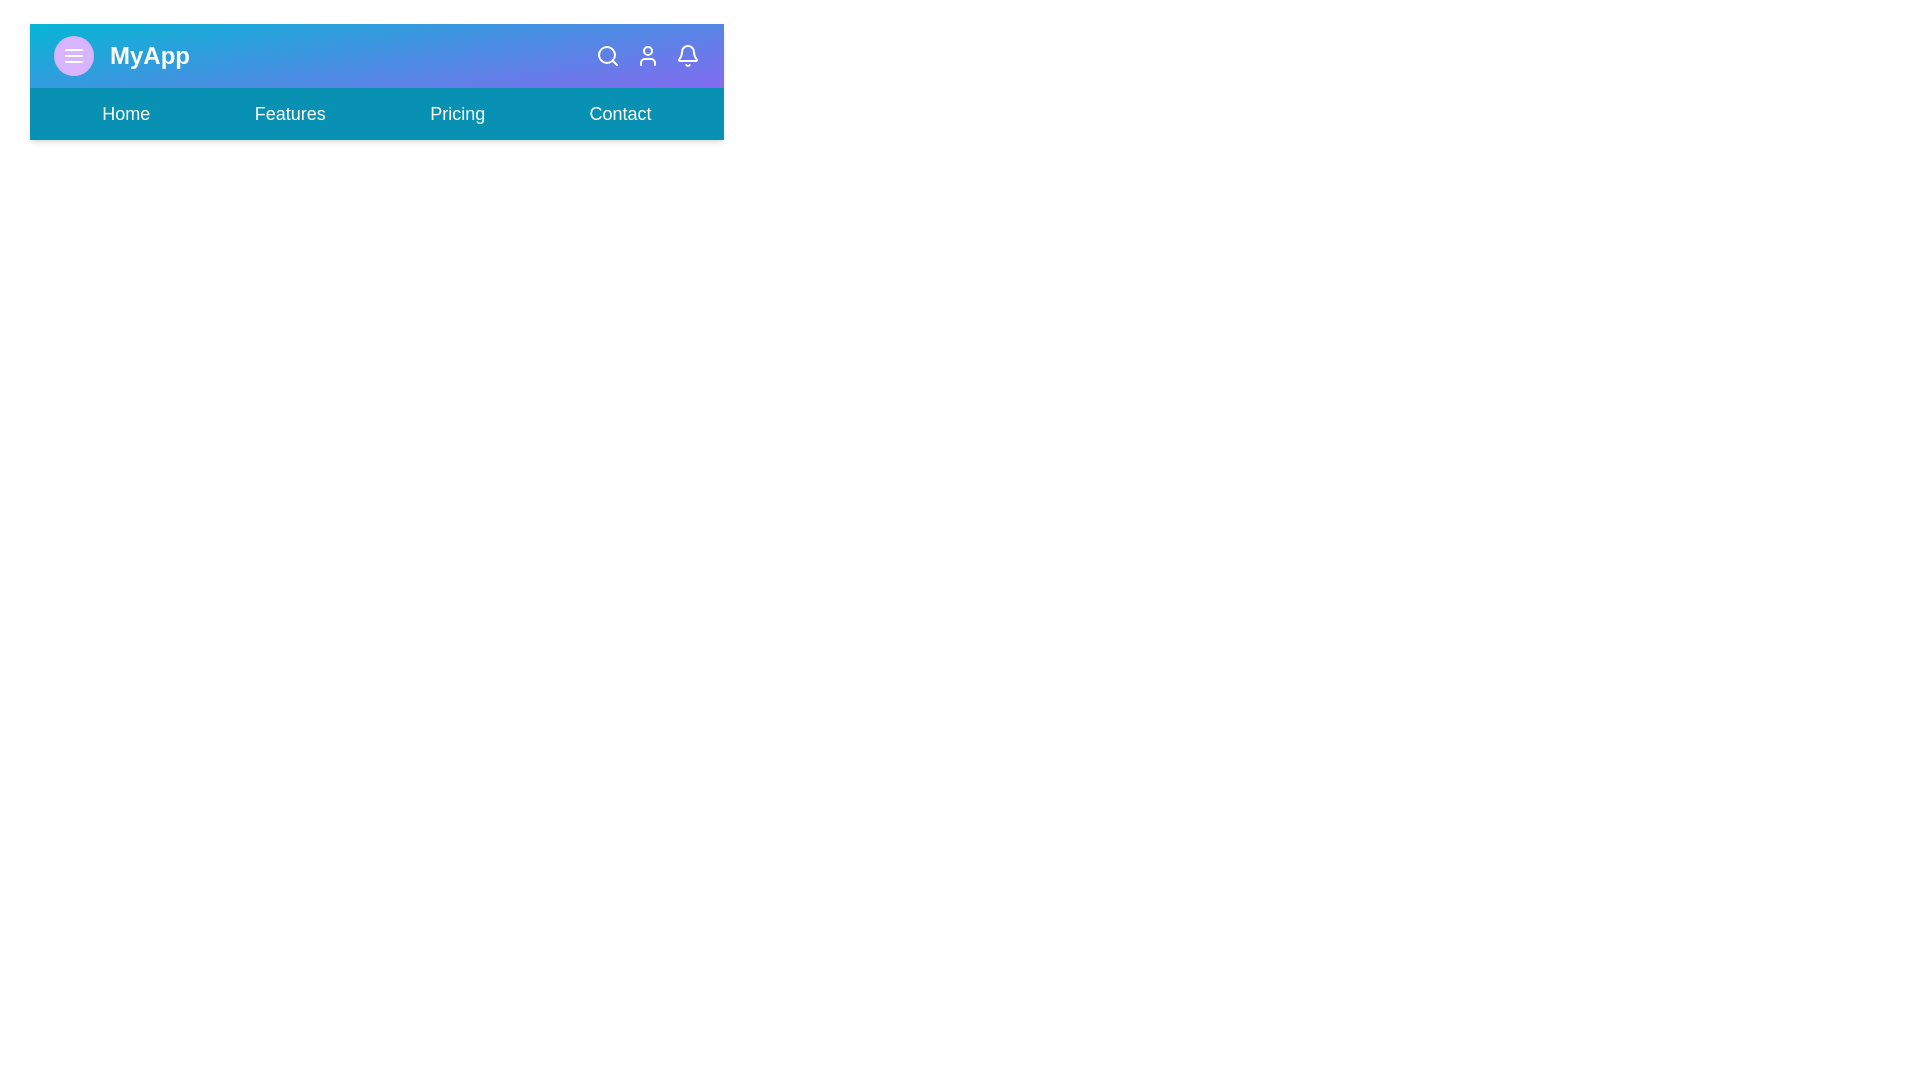  I want to click on the navigation link Pricing to navigate to the corresponding section, so click(455, 114).